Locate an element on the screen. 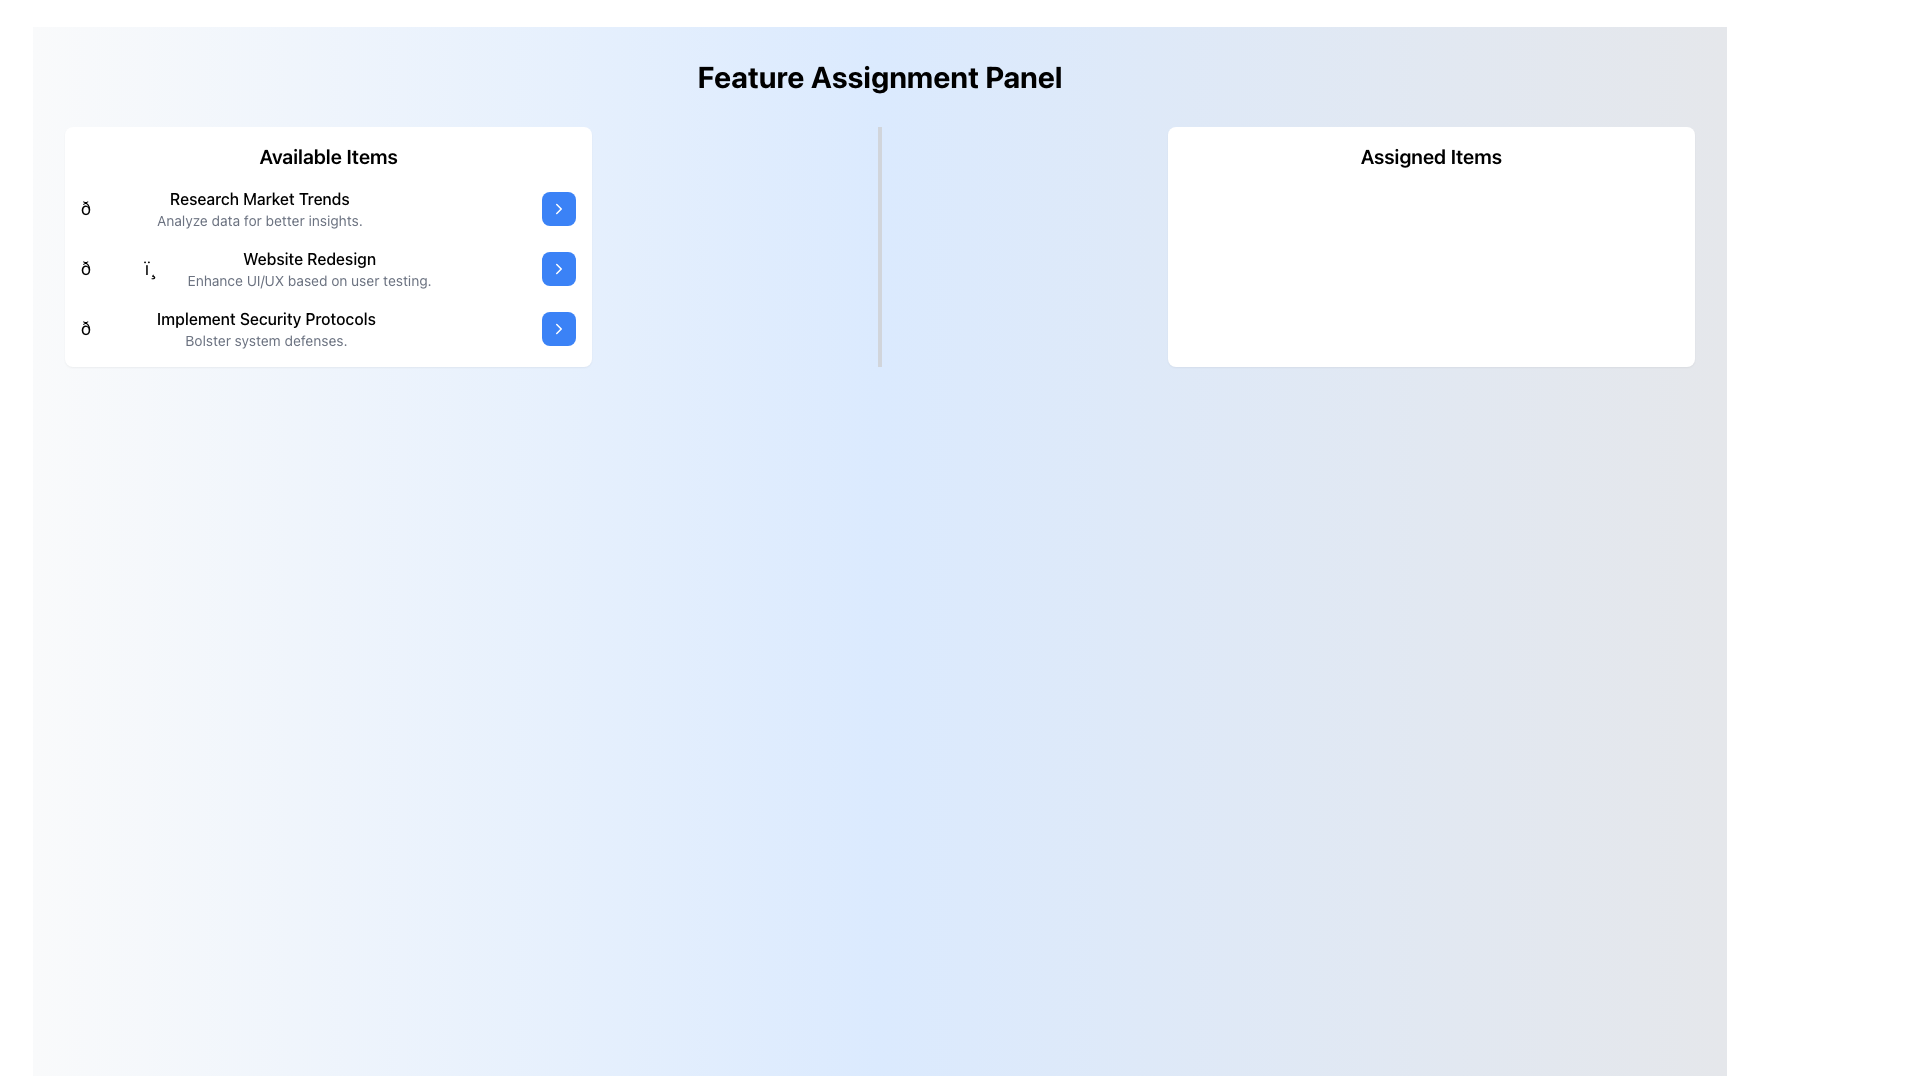 The width and height of the screenshot is (1920, 1080). the Header text label that serves as a title for the items listed below, positioned at the top of the white rounded box panel is located at coordinates (328, 156).